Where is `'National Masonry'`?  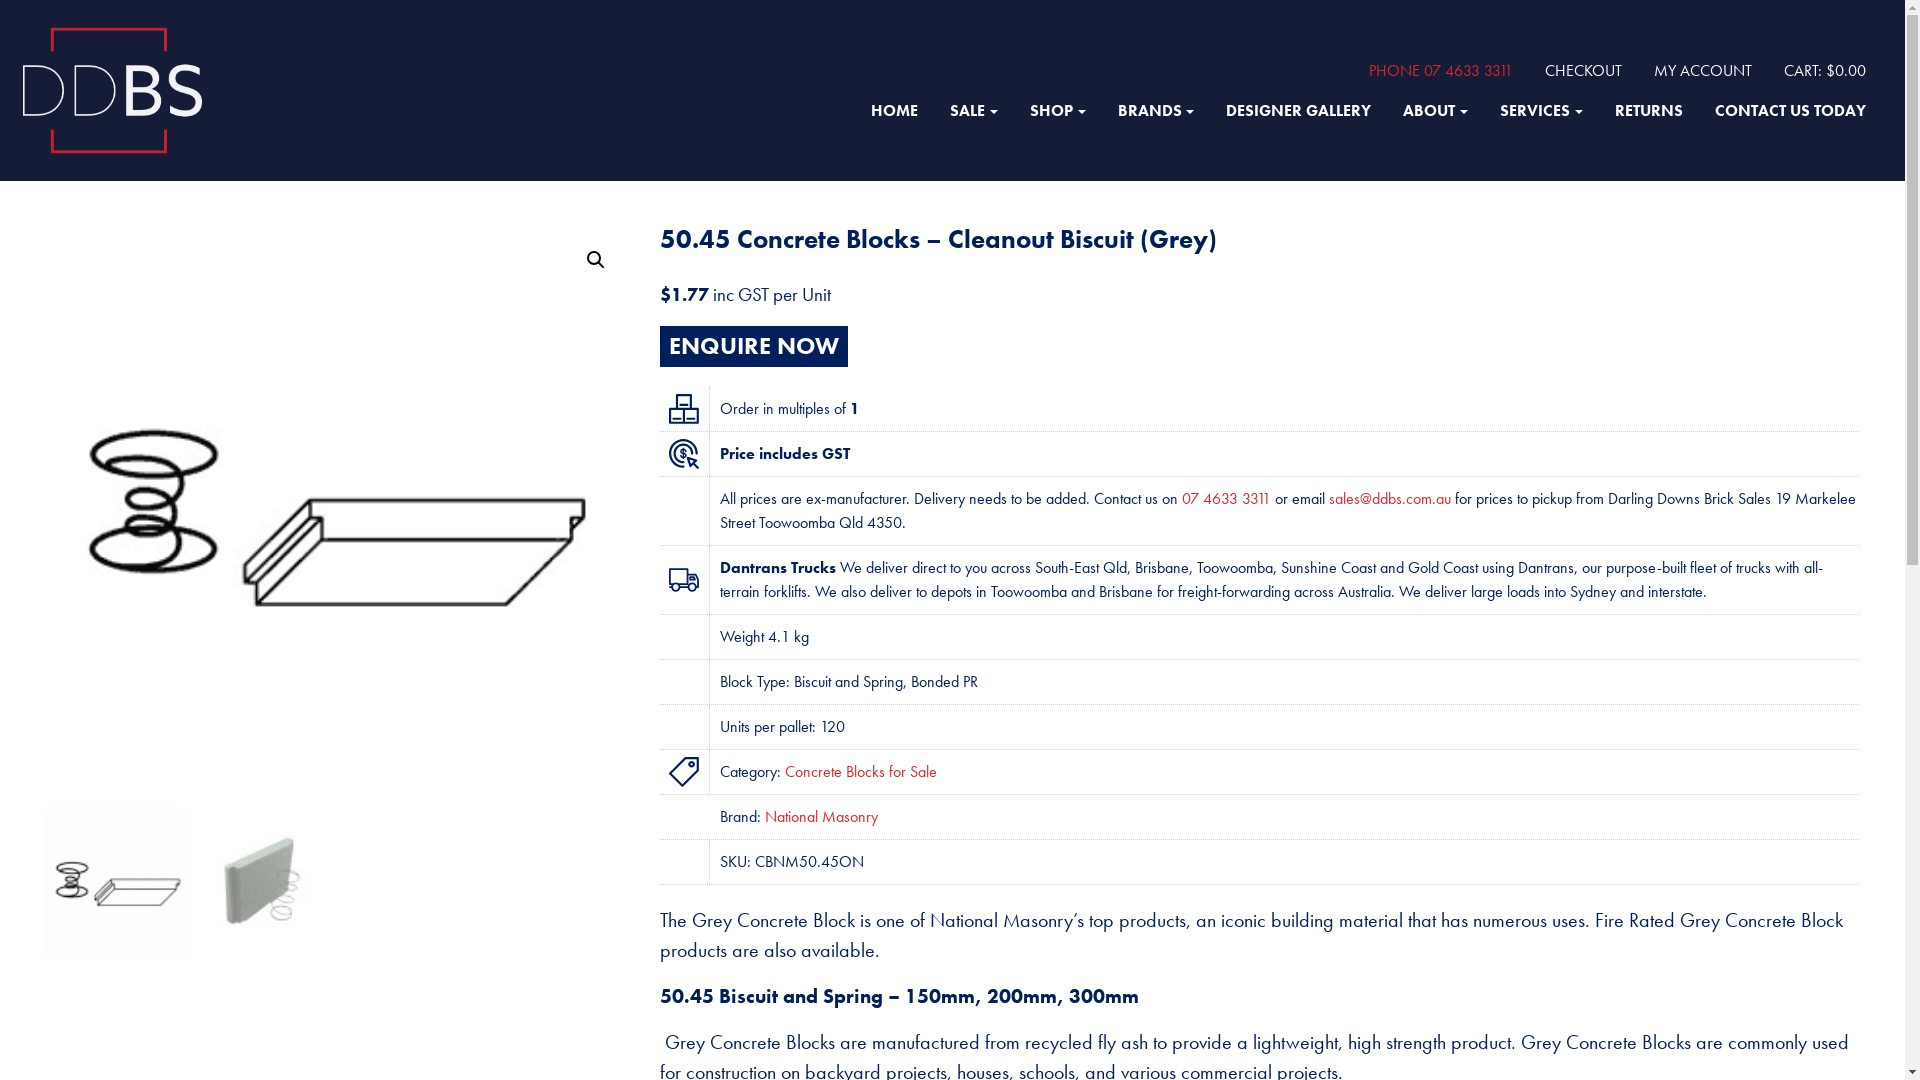
'National Masonry' is located at coordinates (821, 816).